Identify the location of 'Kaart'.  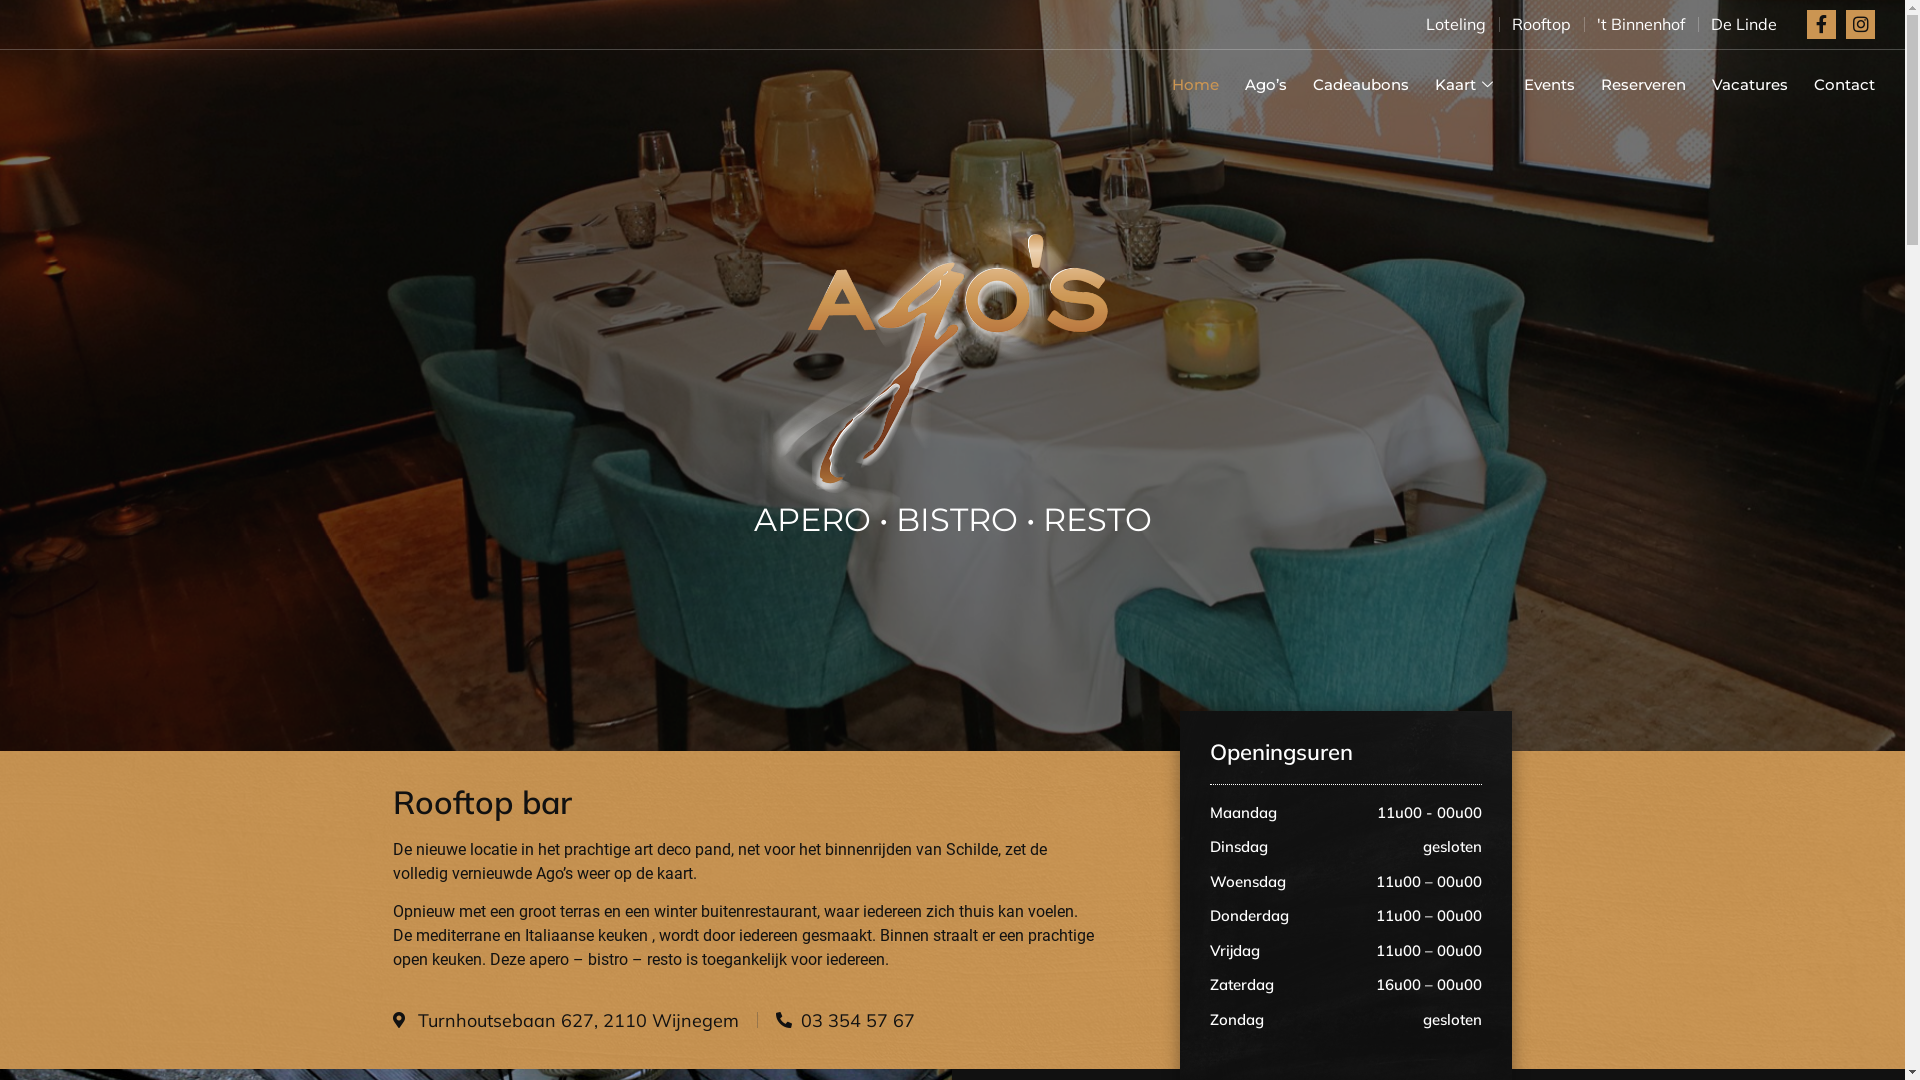
(1453, 83).